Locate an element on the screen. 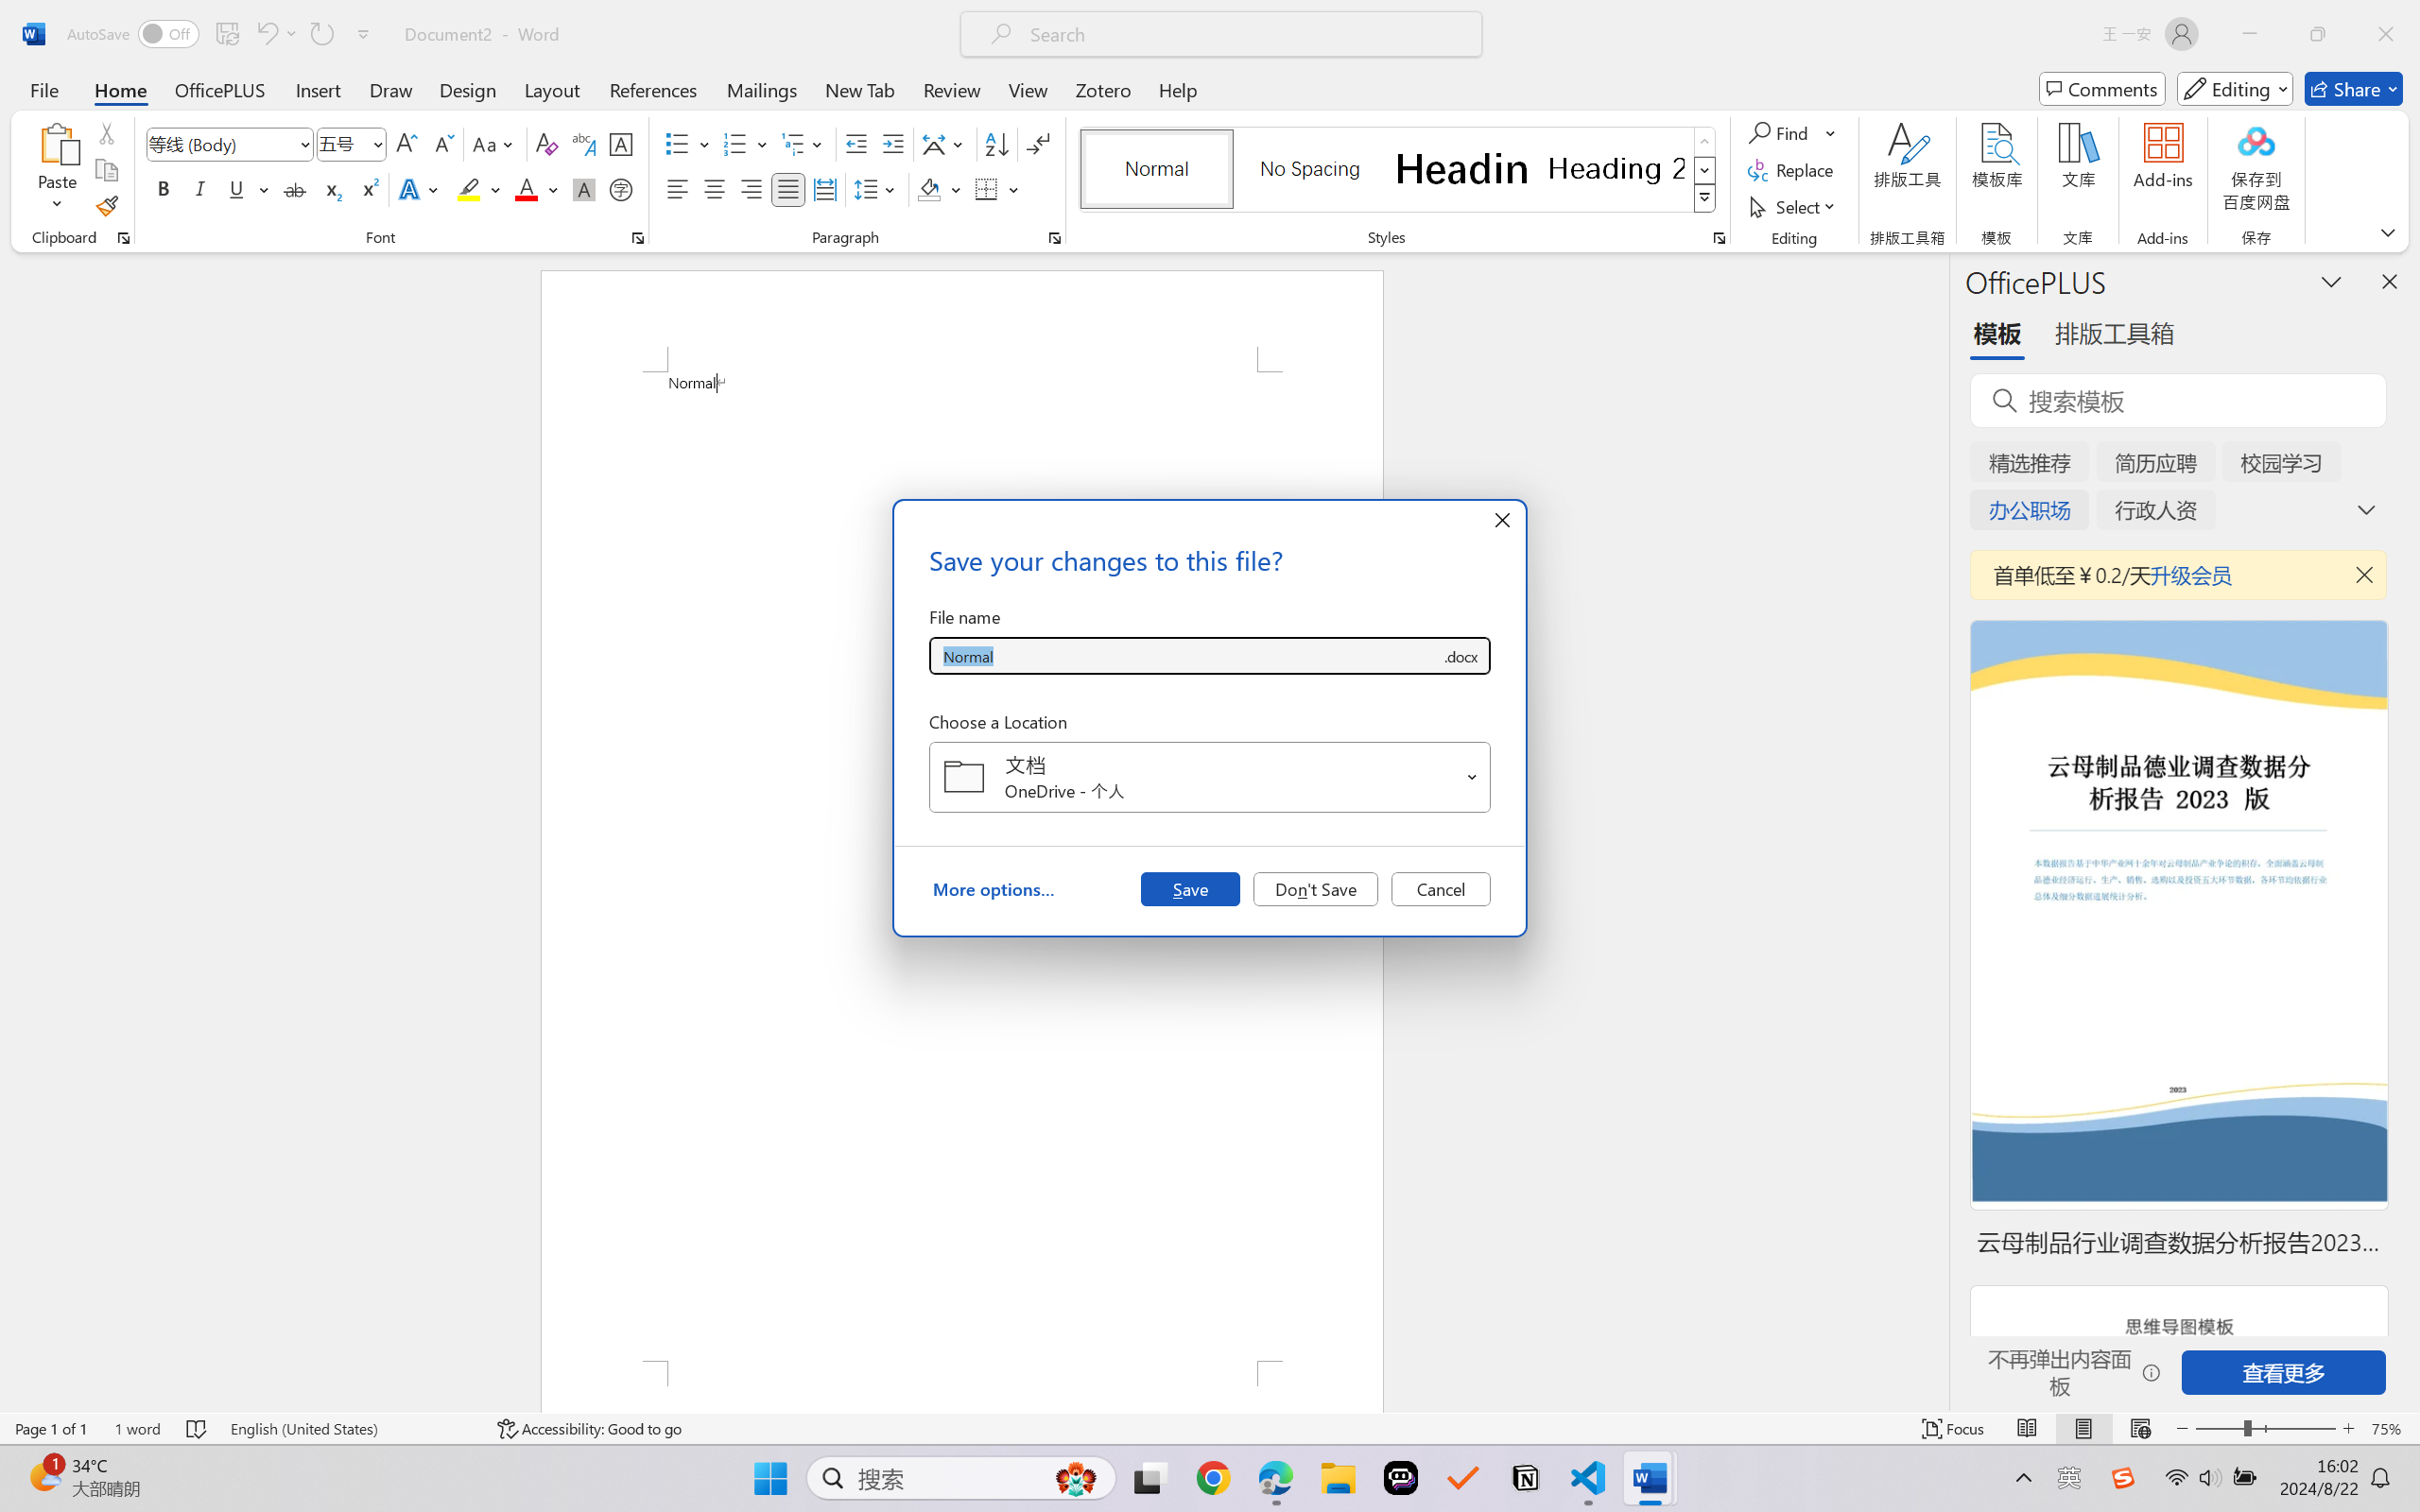  'Borders' is located at coordinates (987, 188).